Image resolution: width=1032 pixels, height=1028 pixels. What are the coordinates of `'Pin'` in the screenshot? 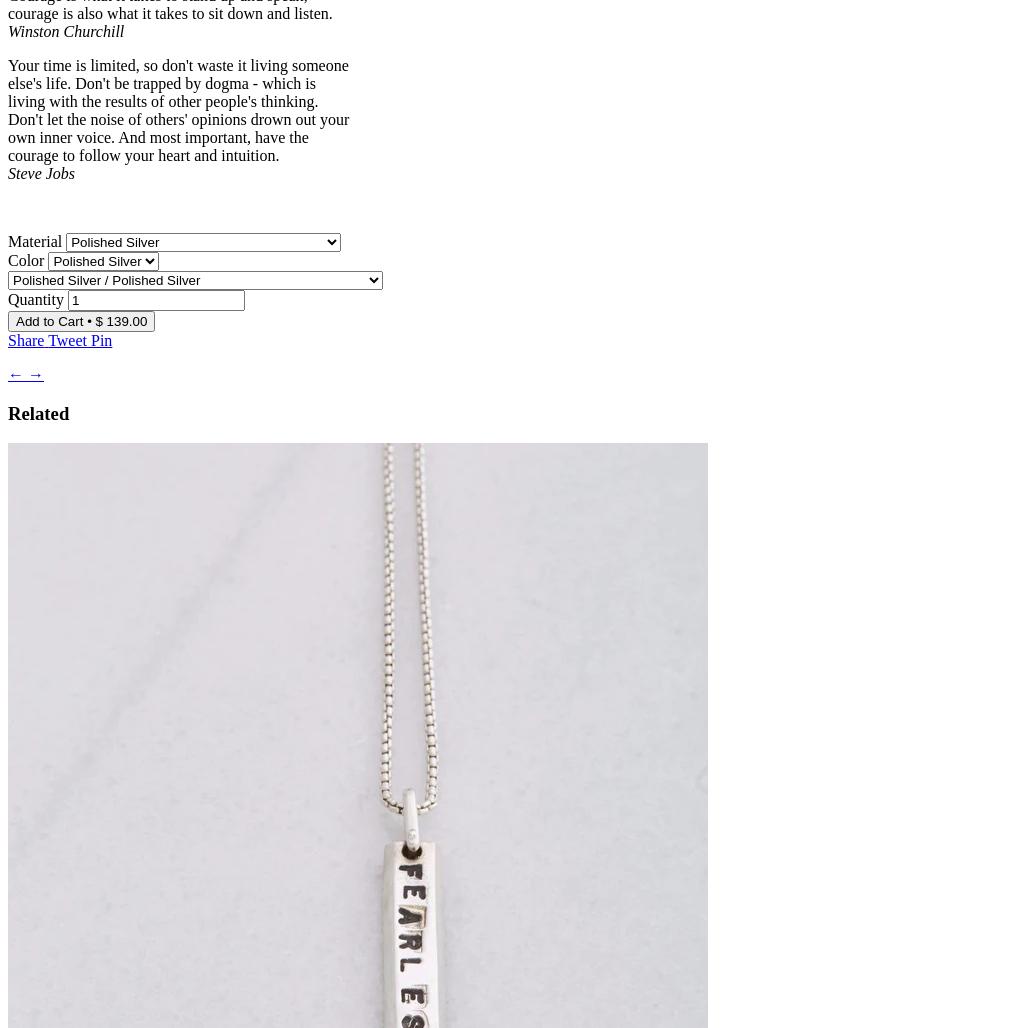 It's located at (101, 338).